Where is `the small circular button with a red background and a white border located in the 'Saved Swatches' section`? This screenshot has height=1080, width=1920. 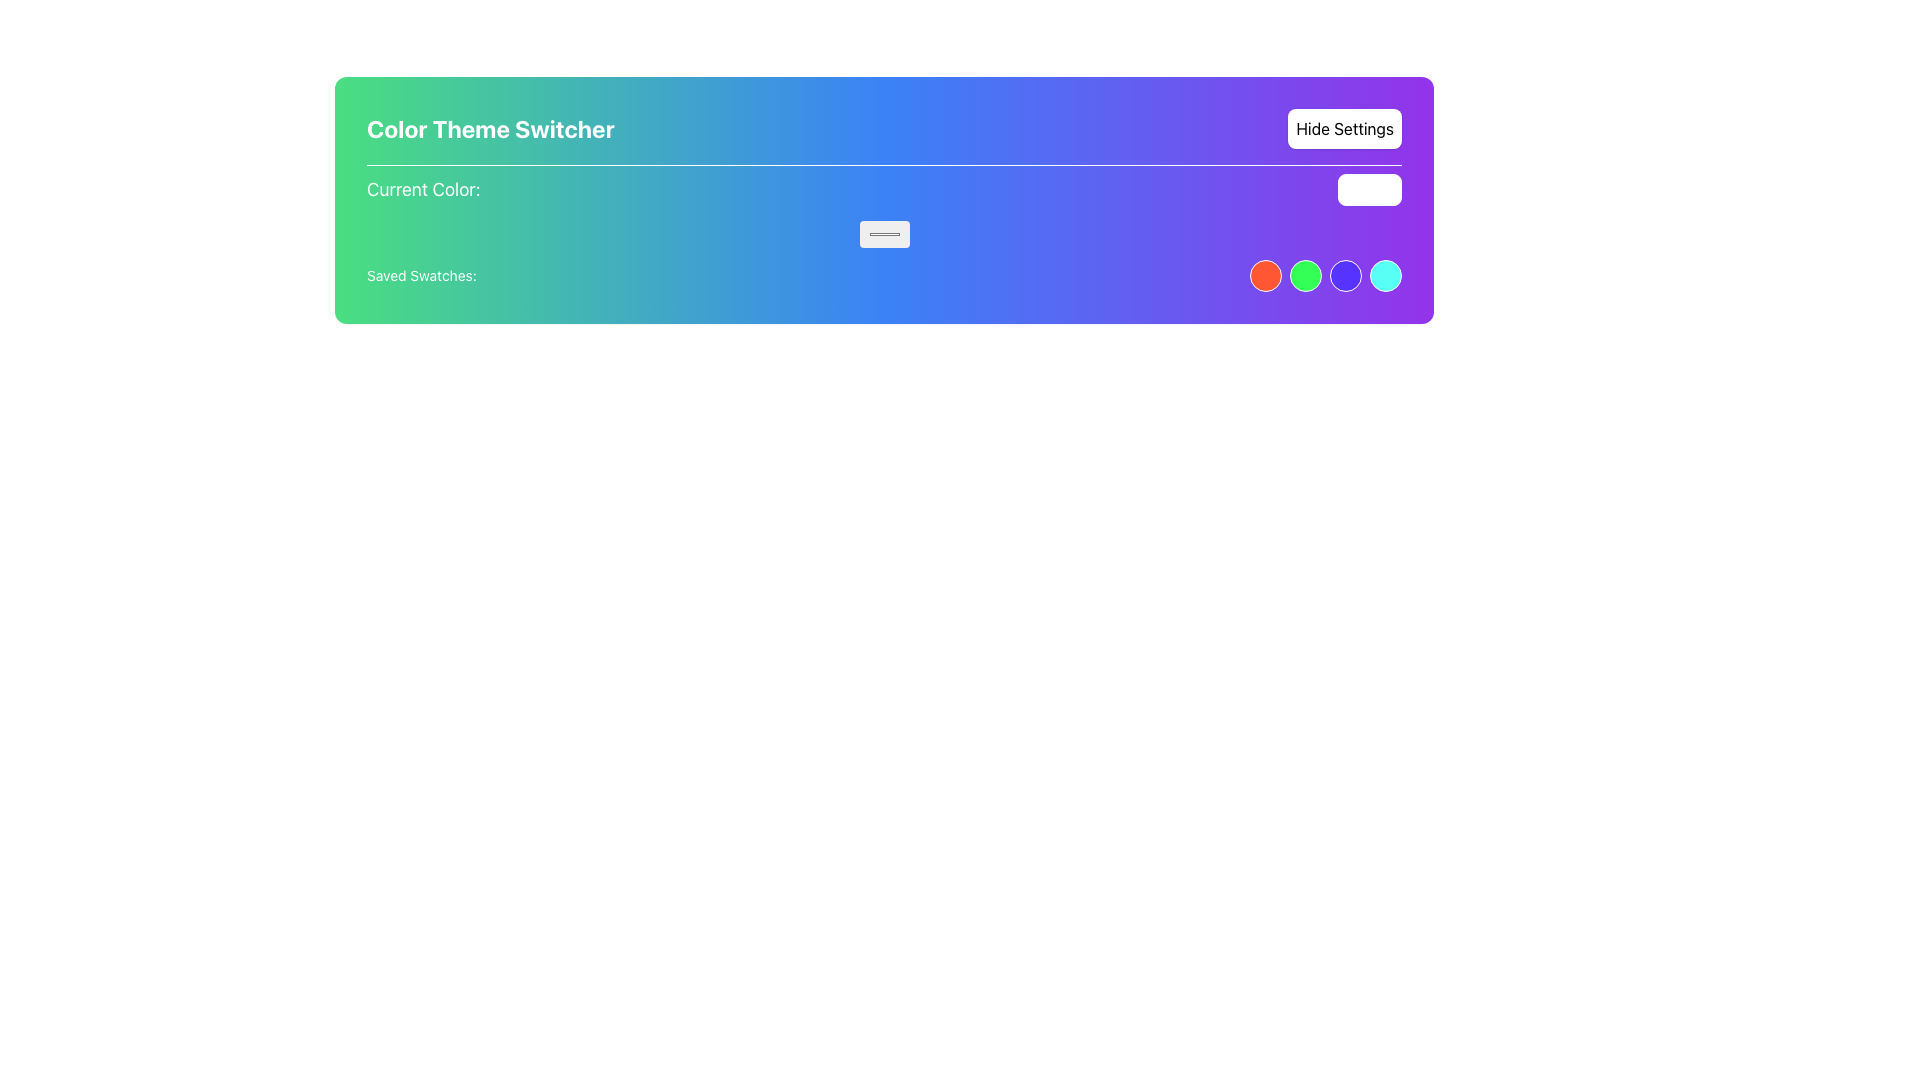
the small circular button with a red background and a white border located in the 'Saved Swatches' section is located at coordinates (1265, 276).